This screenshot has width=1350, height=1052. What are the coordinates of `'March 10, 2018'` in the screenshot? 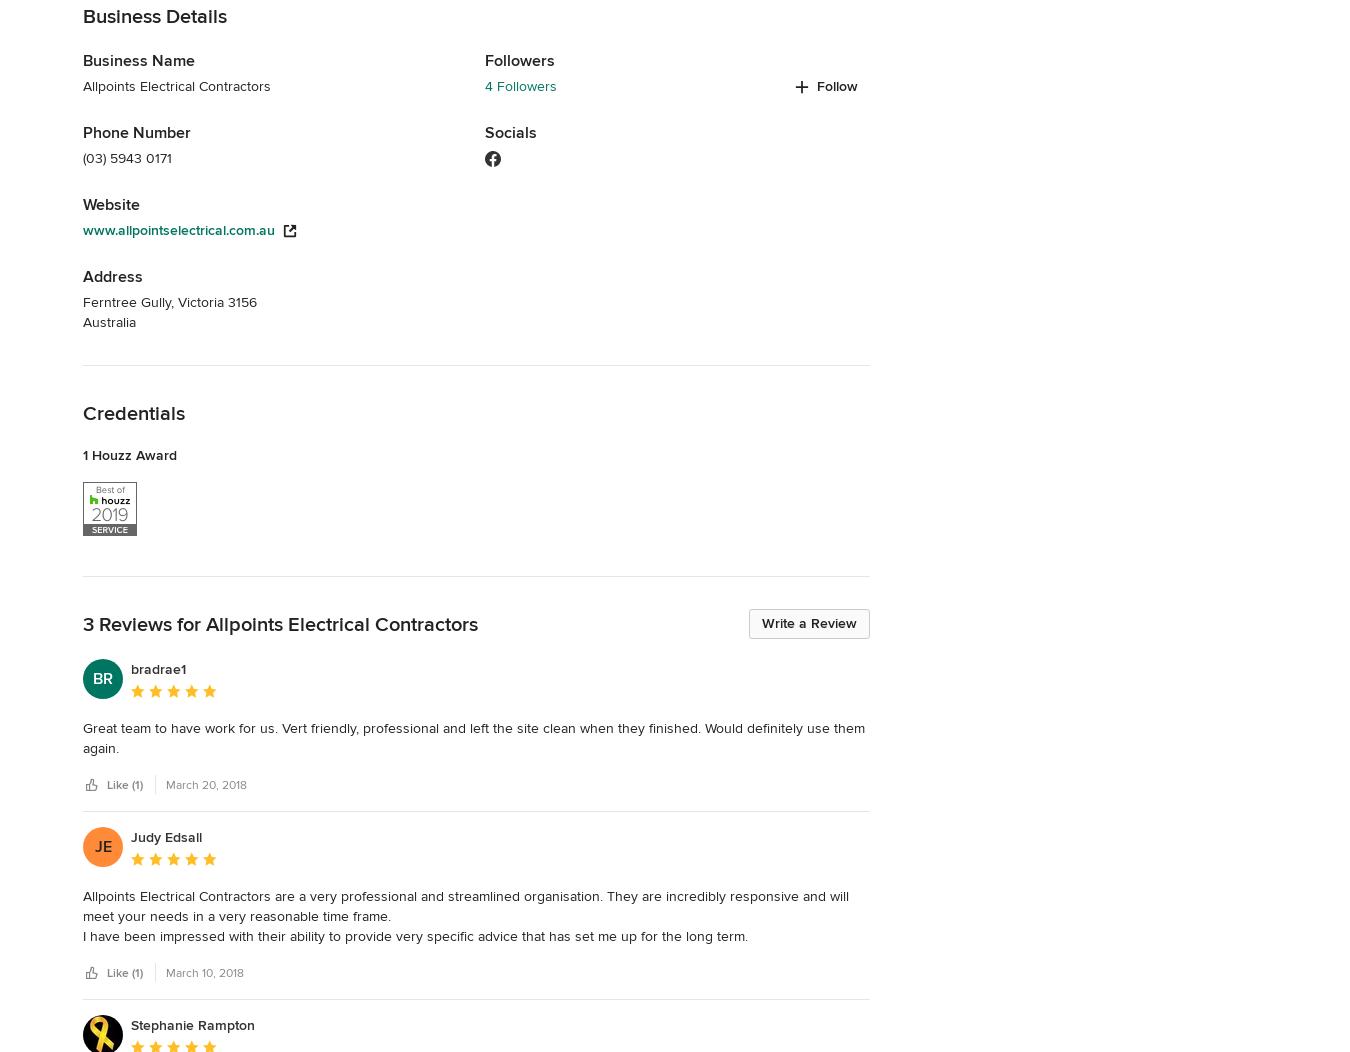 It's located at (205, 972).